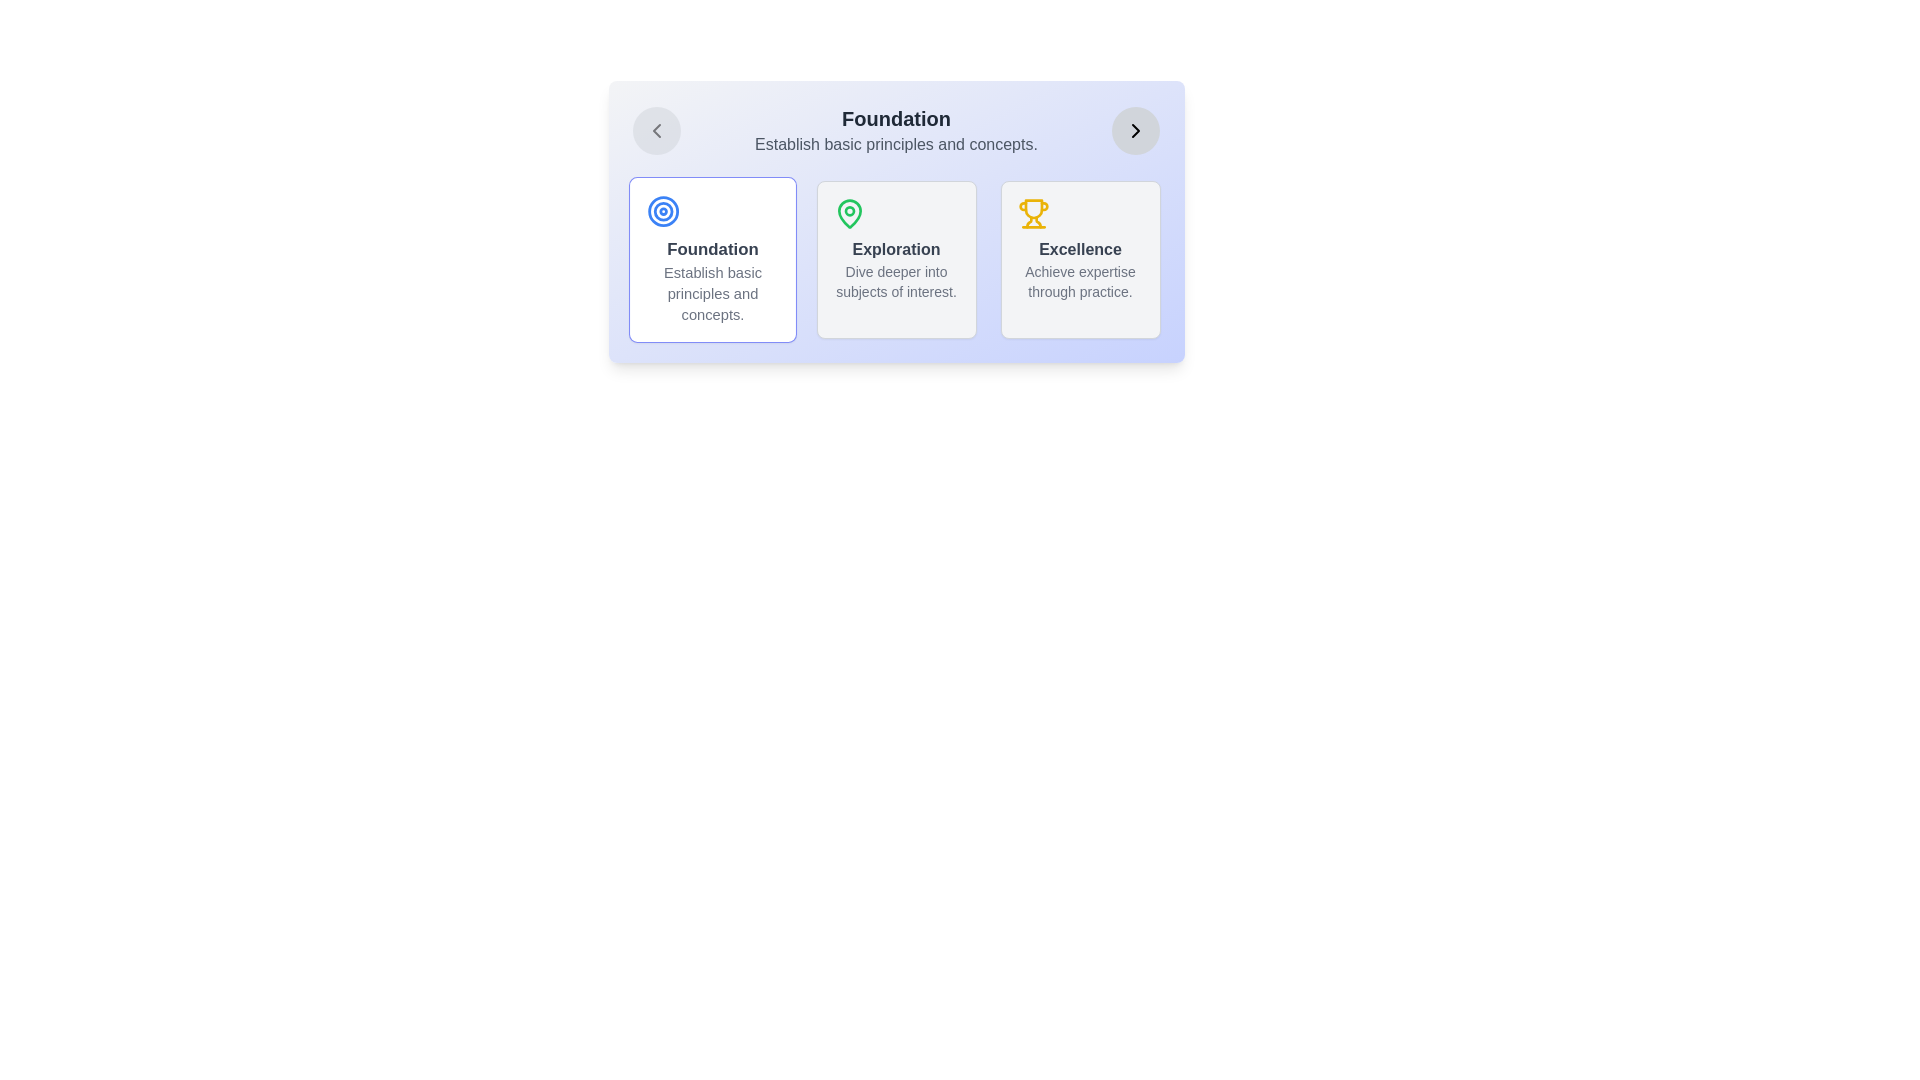 Image resolution: width=1920 pixels, height=1080 pixels. I want to click on the green map pin icon with a circular outline, located in the middle card of the 'Exploration' section, so click(849, 213).